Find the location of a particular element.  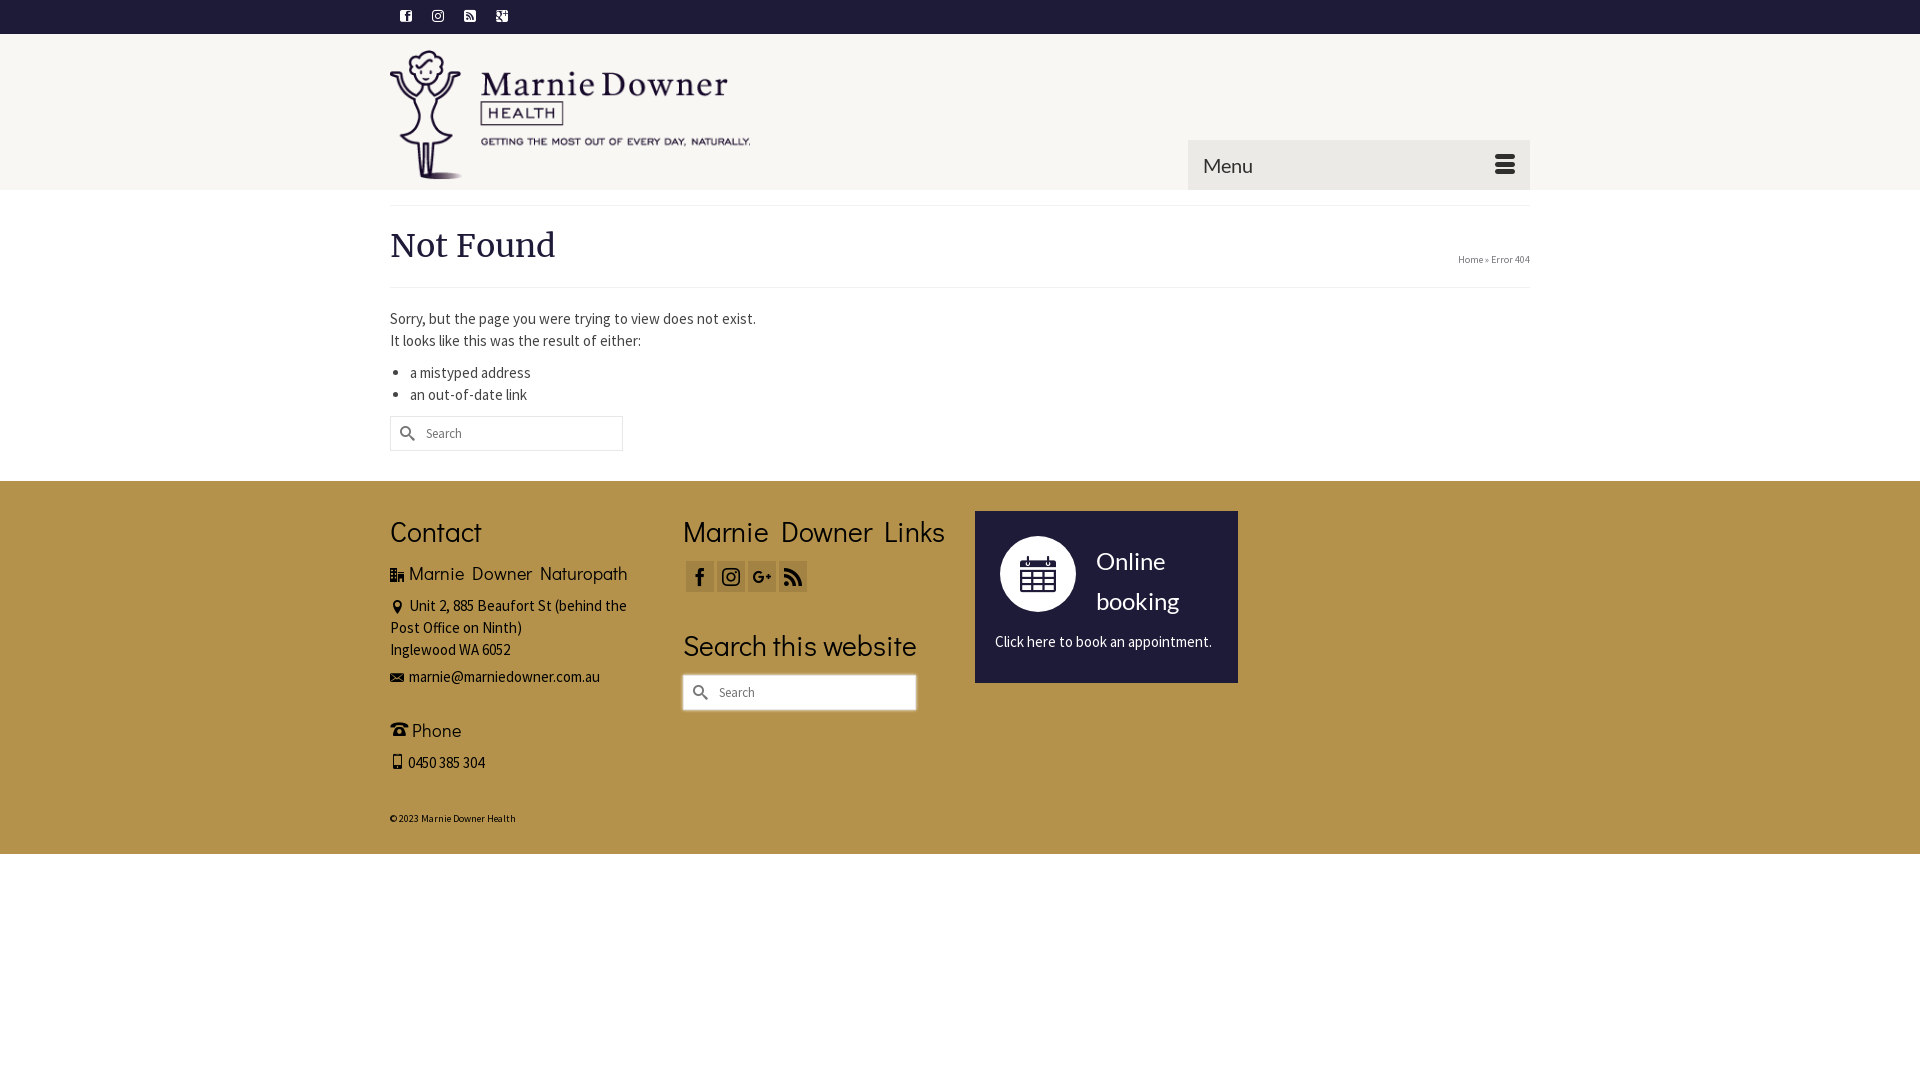

'Online booking is located at coordinates (1105, 596).